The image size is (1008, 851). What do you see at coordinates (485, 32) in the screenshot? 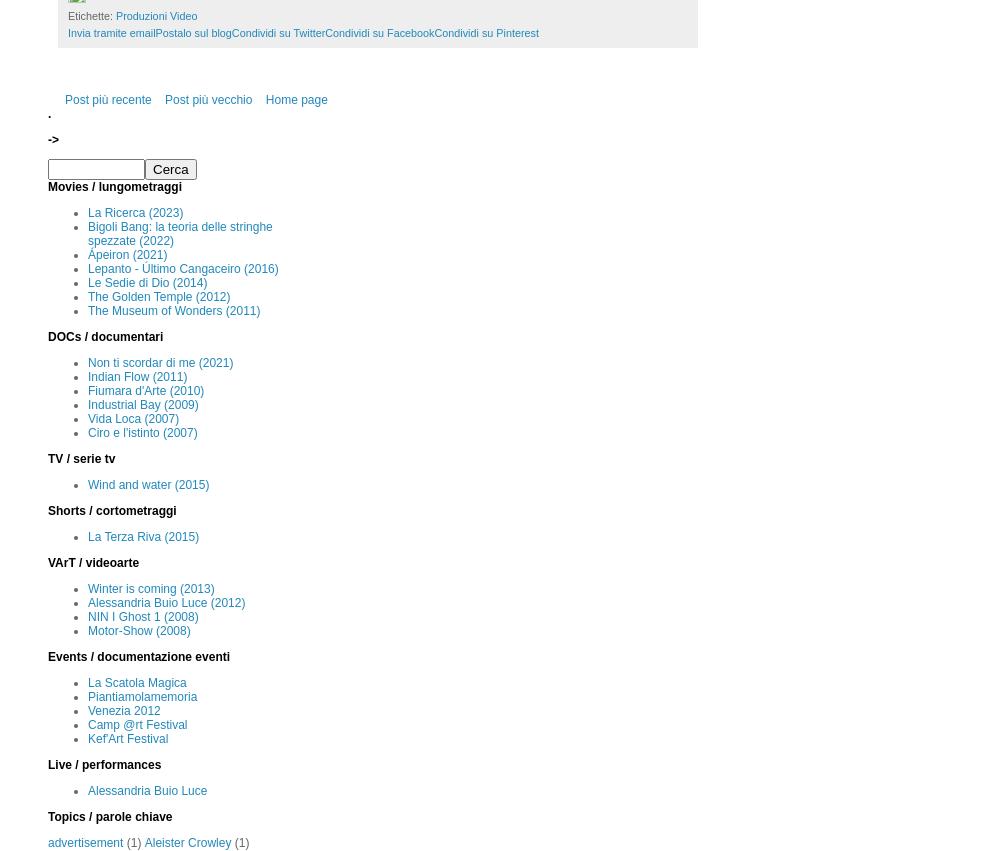
I see `'Condividi su Pinterest'` at bounding box center [485, 32].